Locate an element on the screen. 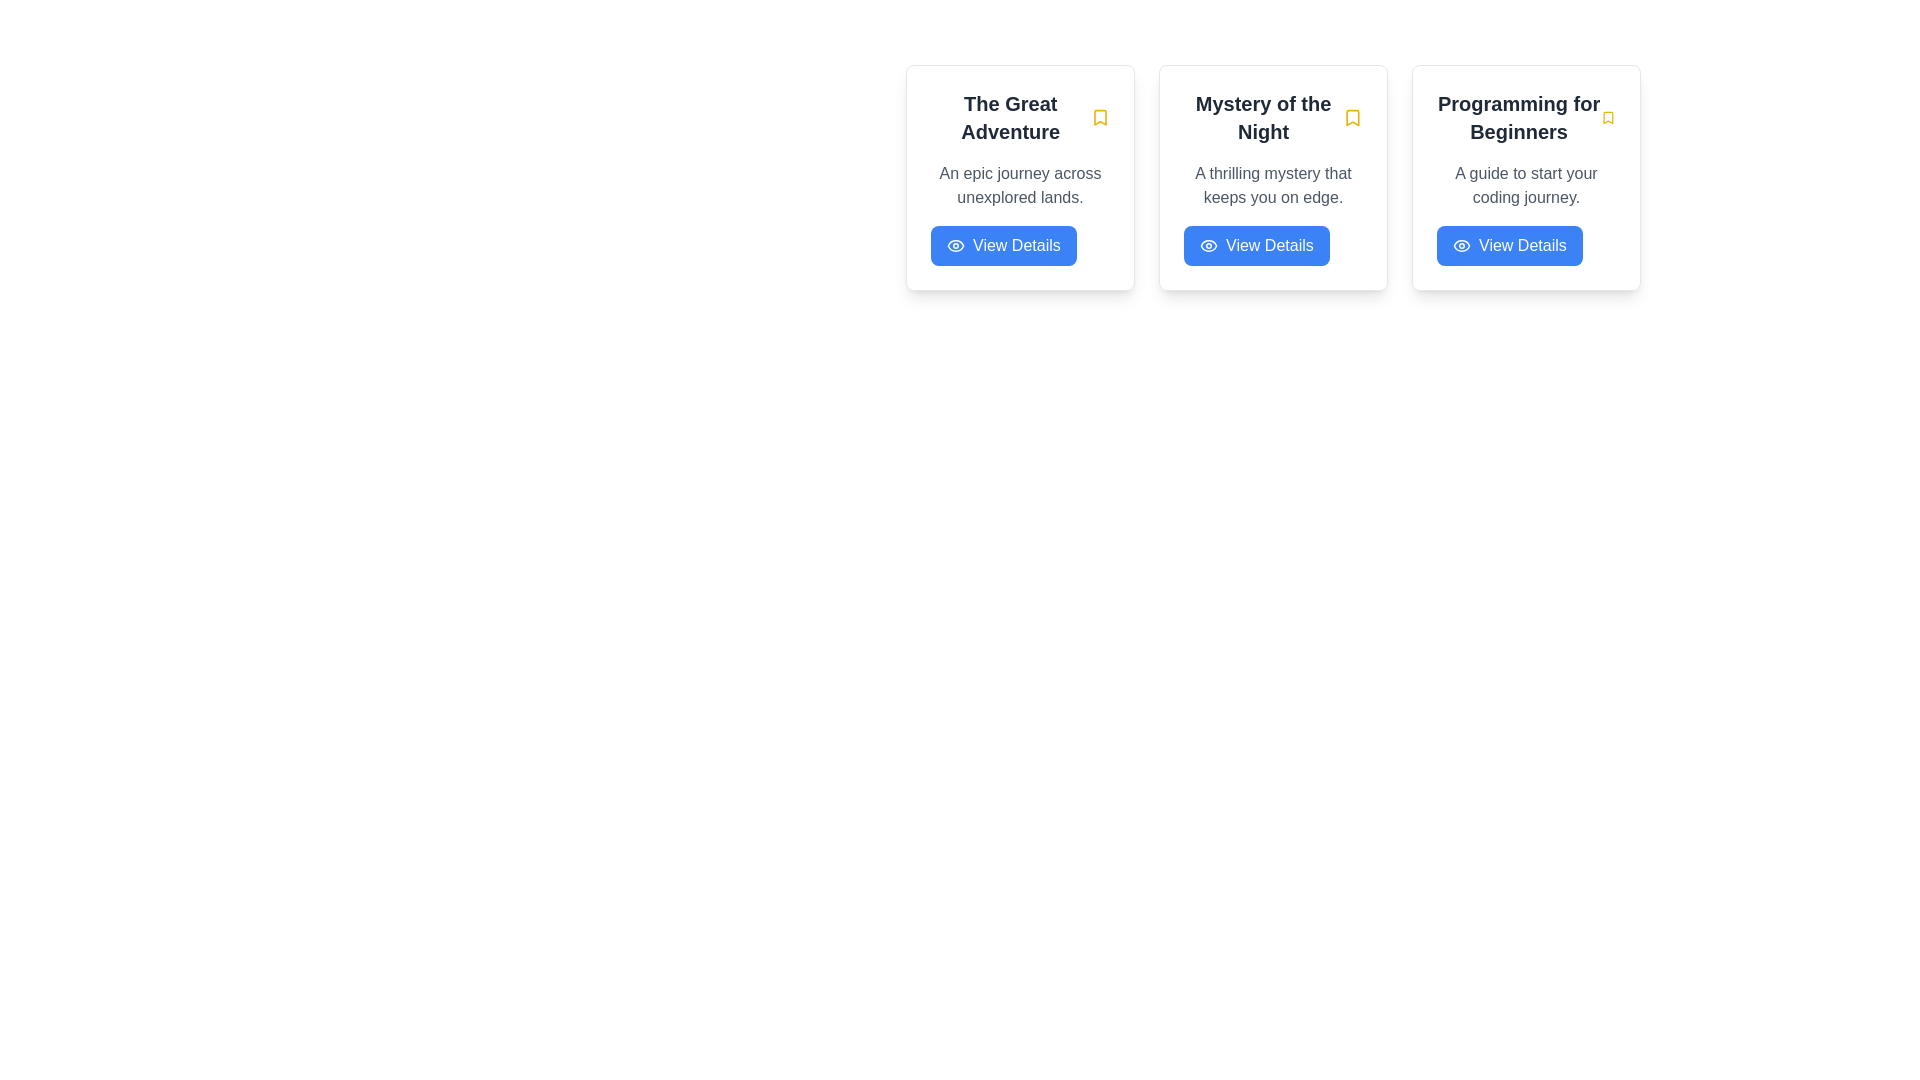 This screenshot has height=1080, width=1920. the main title or heading located at the top center of the leftmost card among three horizontally aligned cards is located at coordinates (1010, 118).